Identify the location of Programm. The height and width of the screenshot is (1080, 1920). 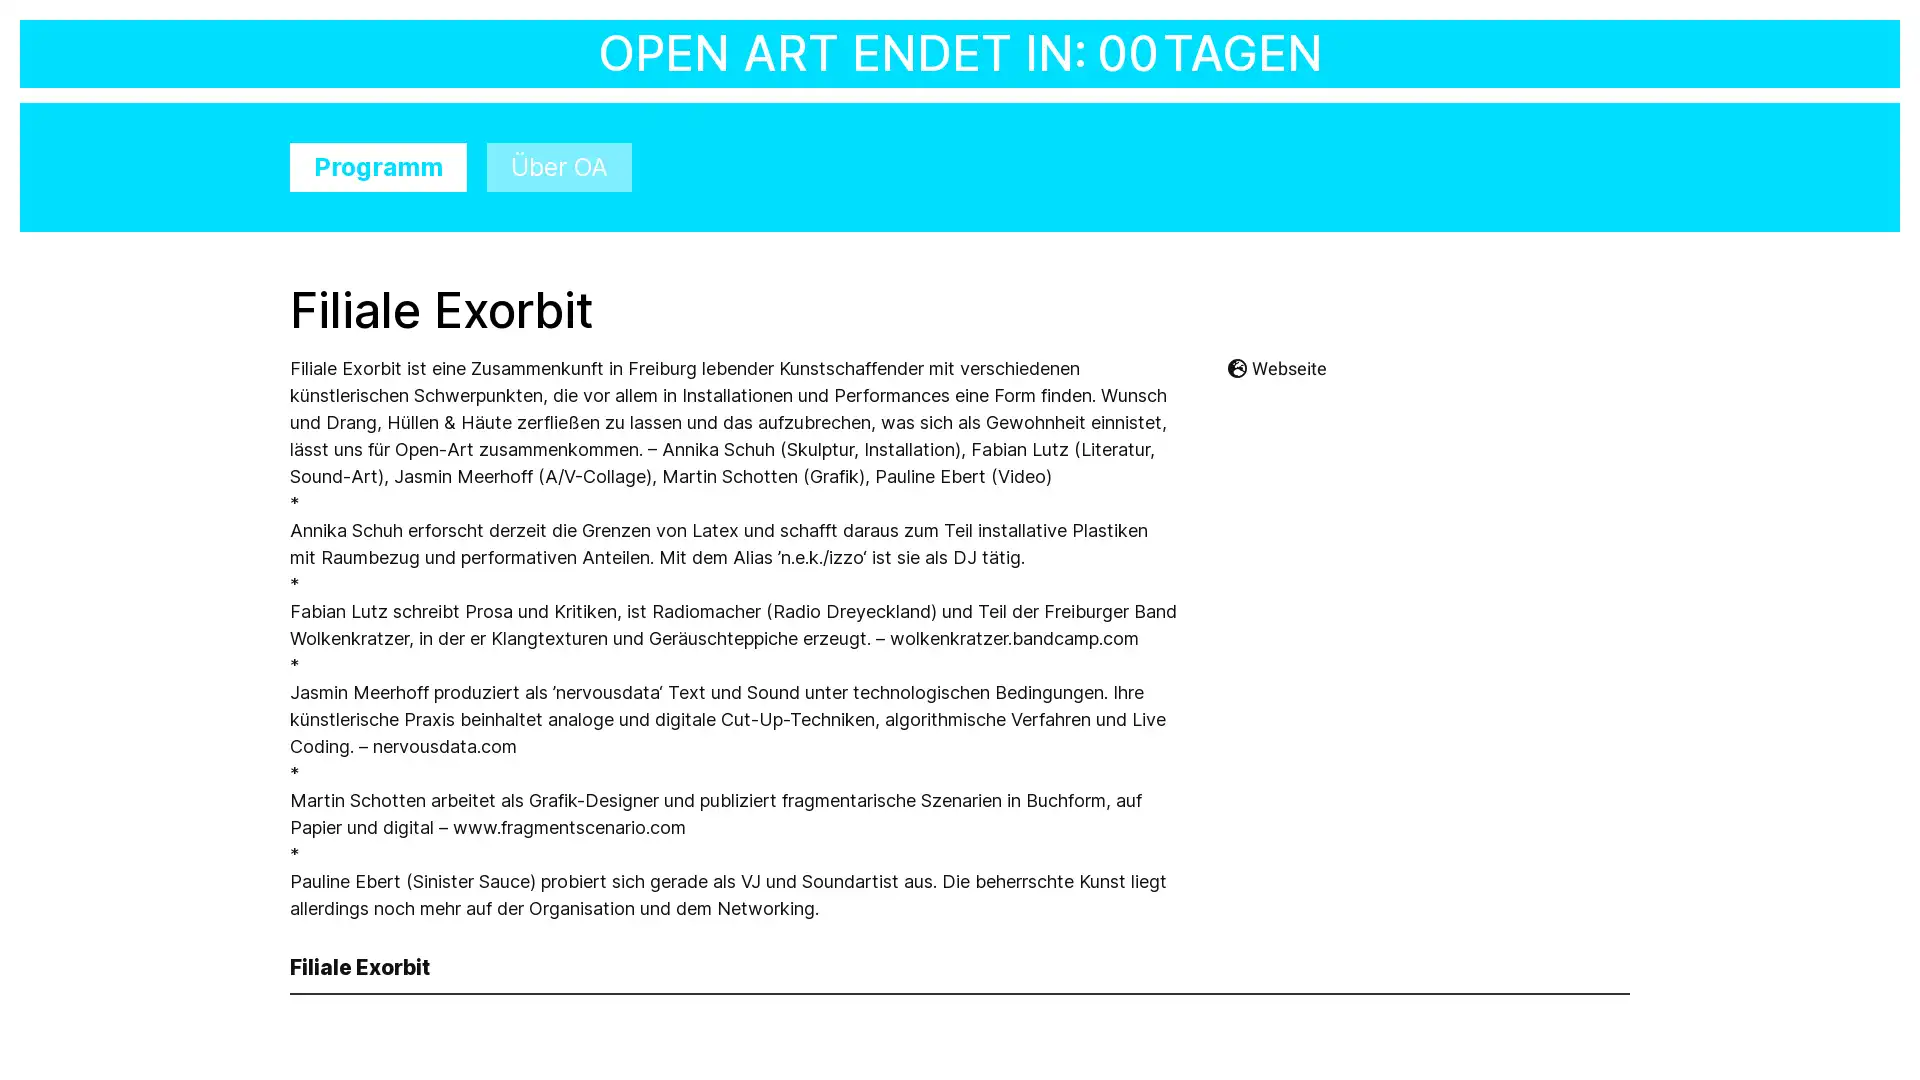
(378, 166).